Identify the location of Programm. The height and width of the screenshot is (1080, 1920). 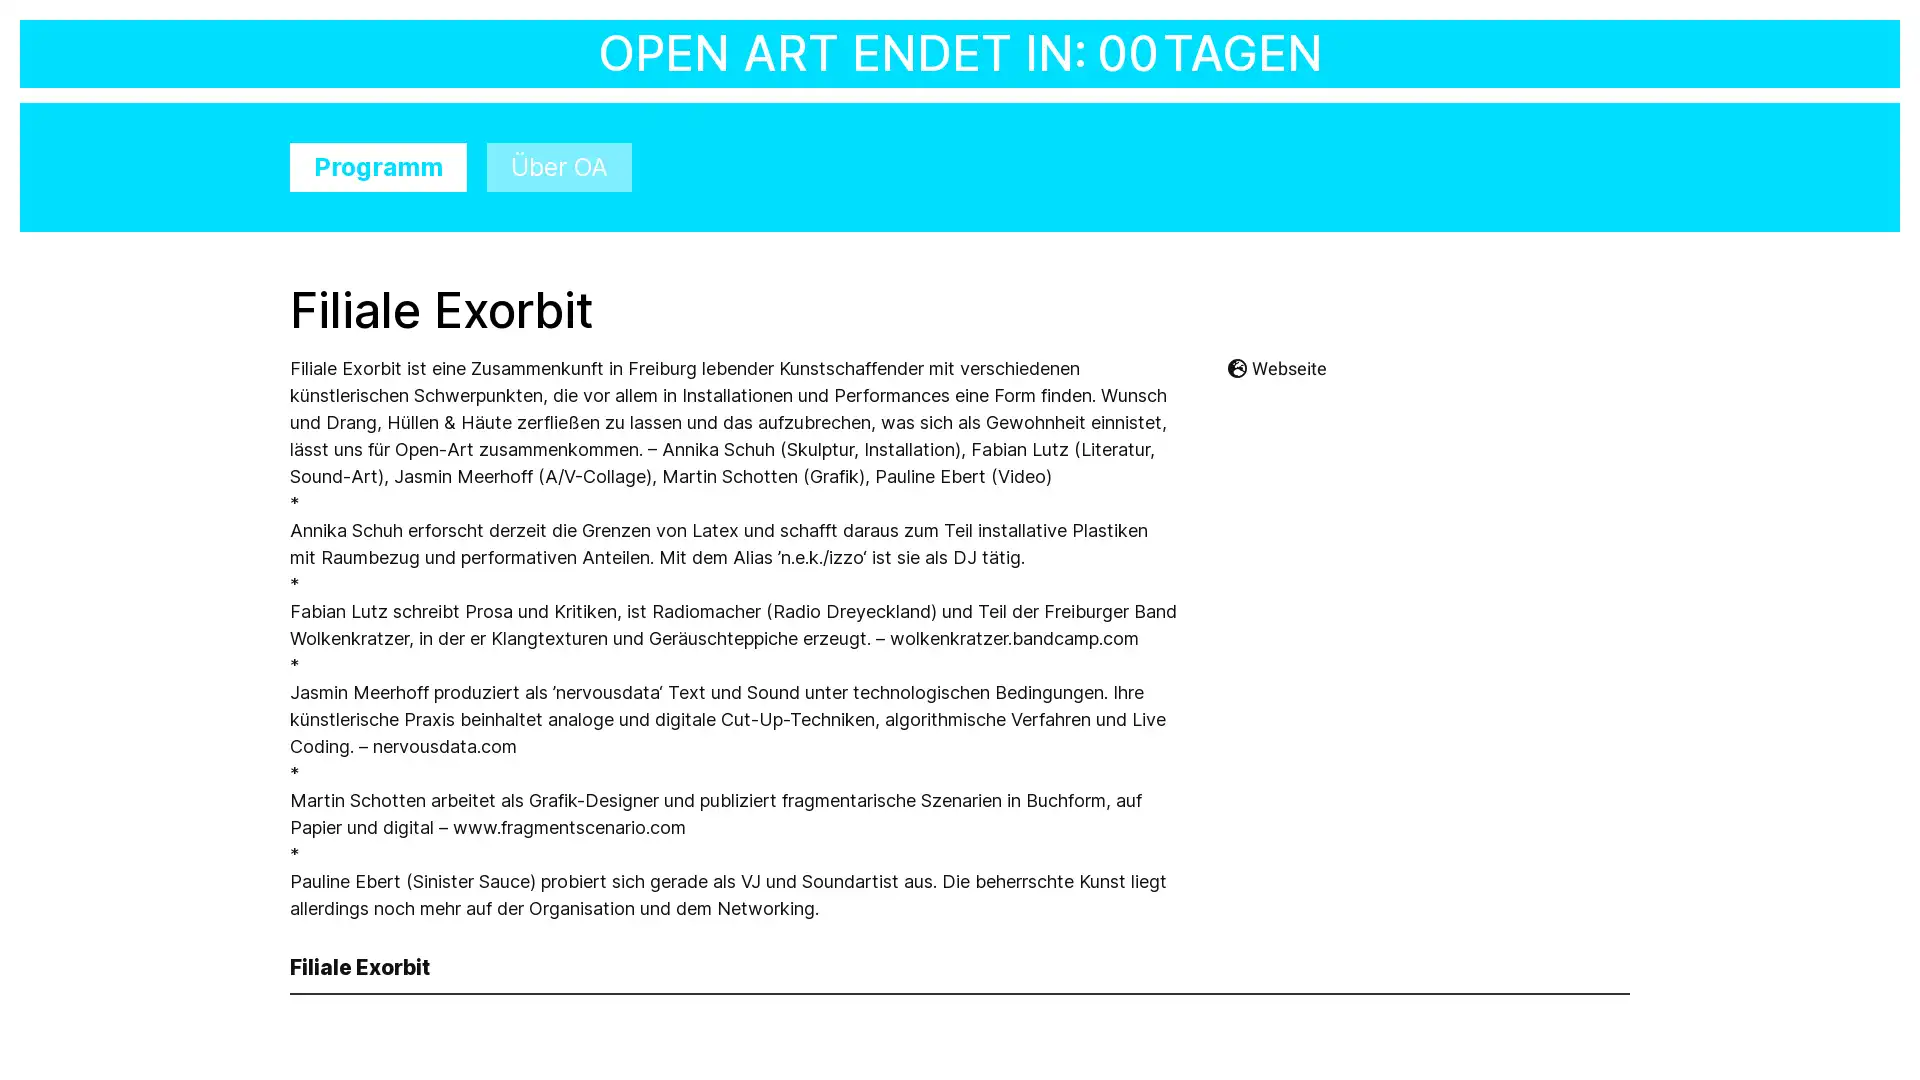
(378, 166).